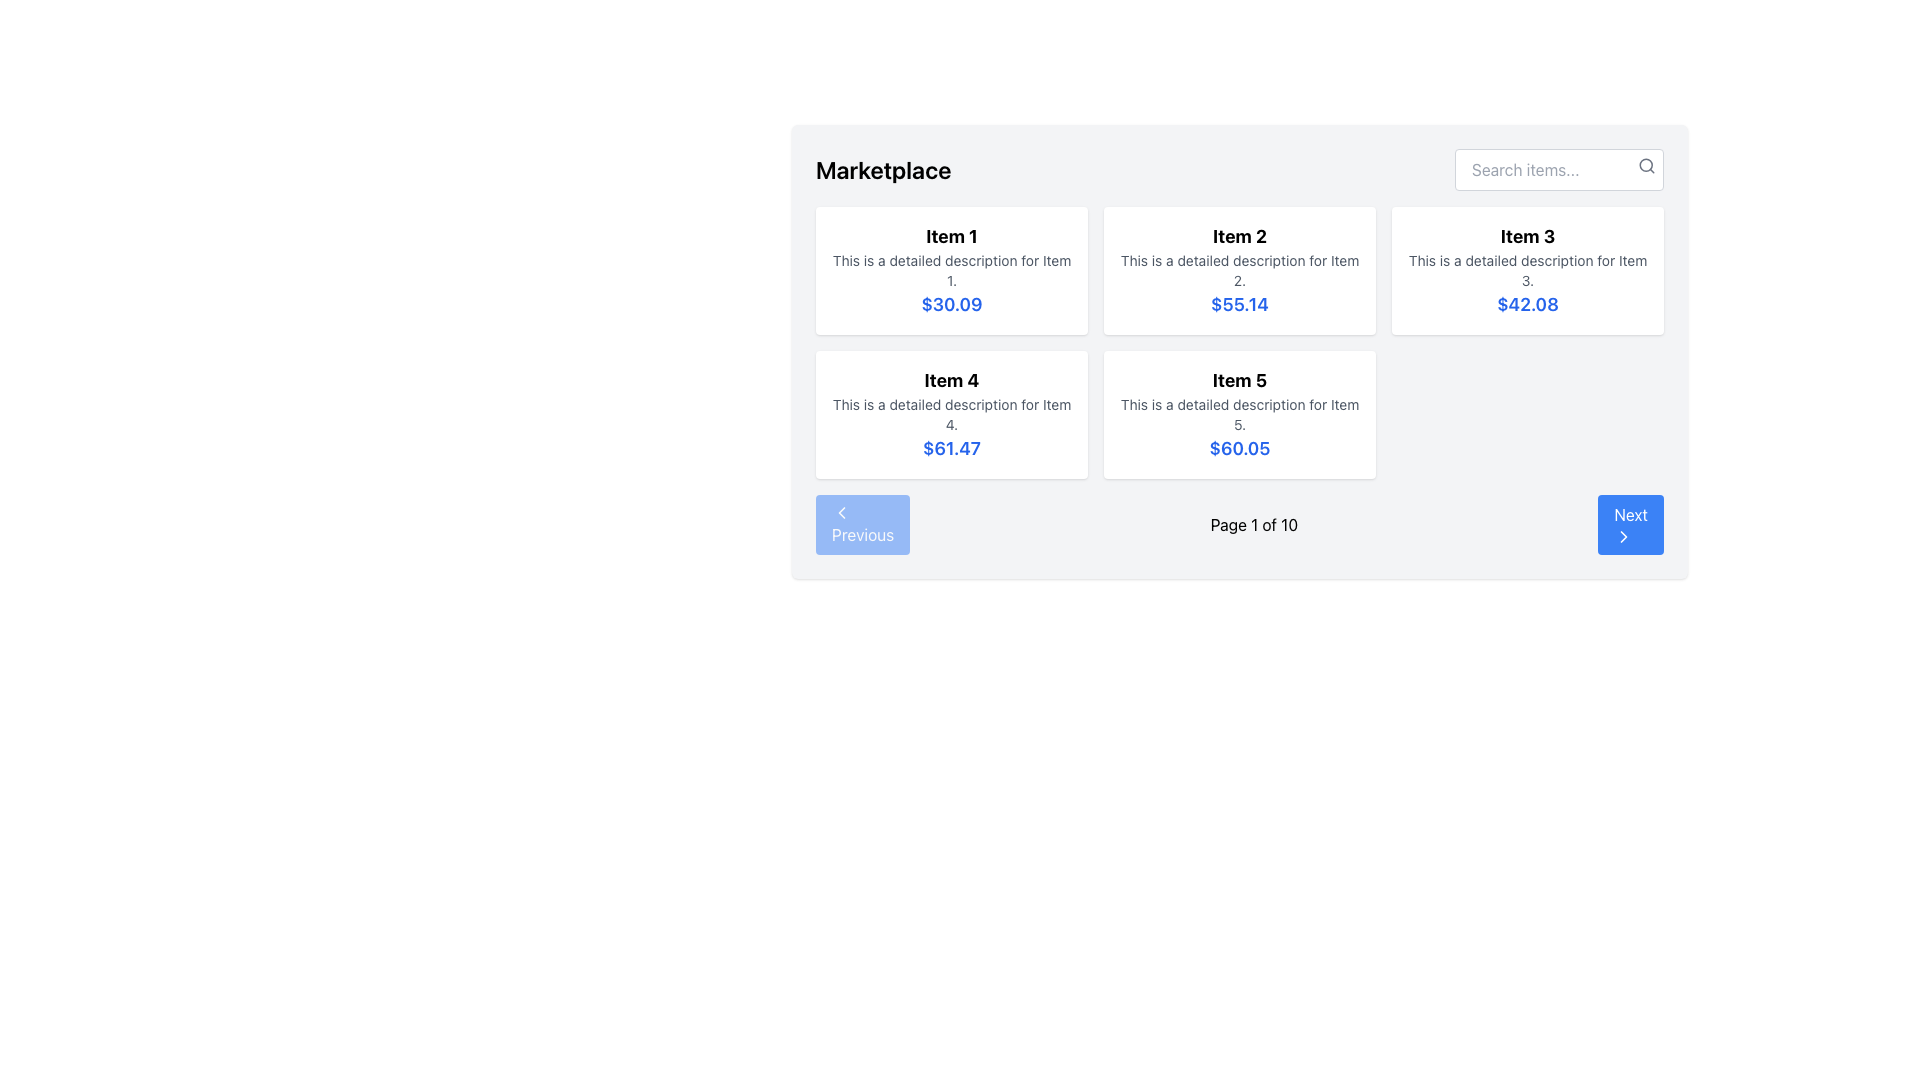  Describe the element at coordinates (1526, 270) in the screenshot. I see `the interactive Card displaying information about a marketplace item located in the top-right section of the grid layout, specifically the third card from left to right` at that location.